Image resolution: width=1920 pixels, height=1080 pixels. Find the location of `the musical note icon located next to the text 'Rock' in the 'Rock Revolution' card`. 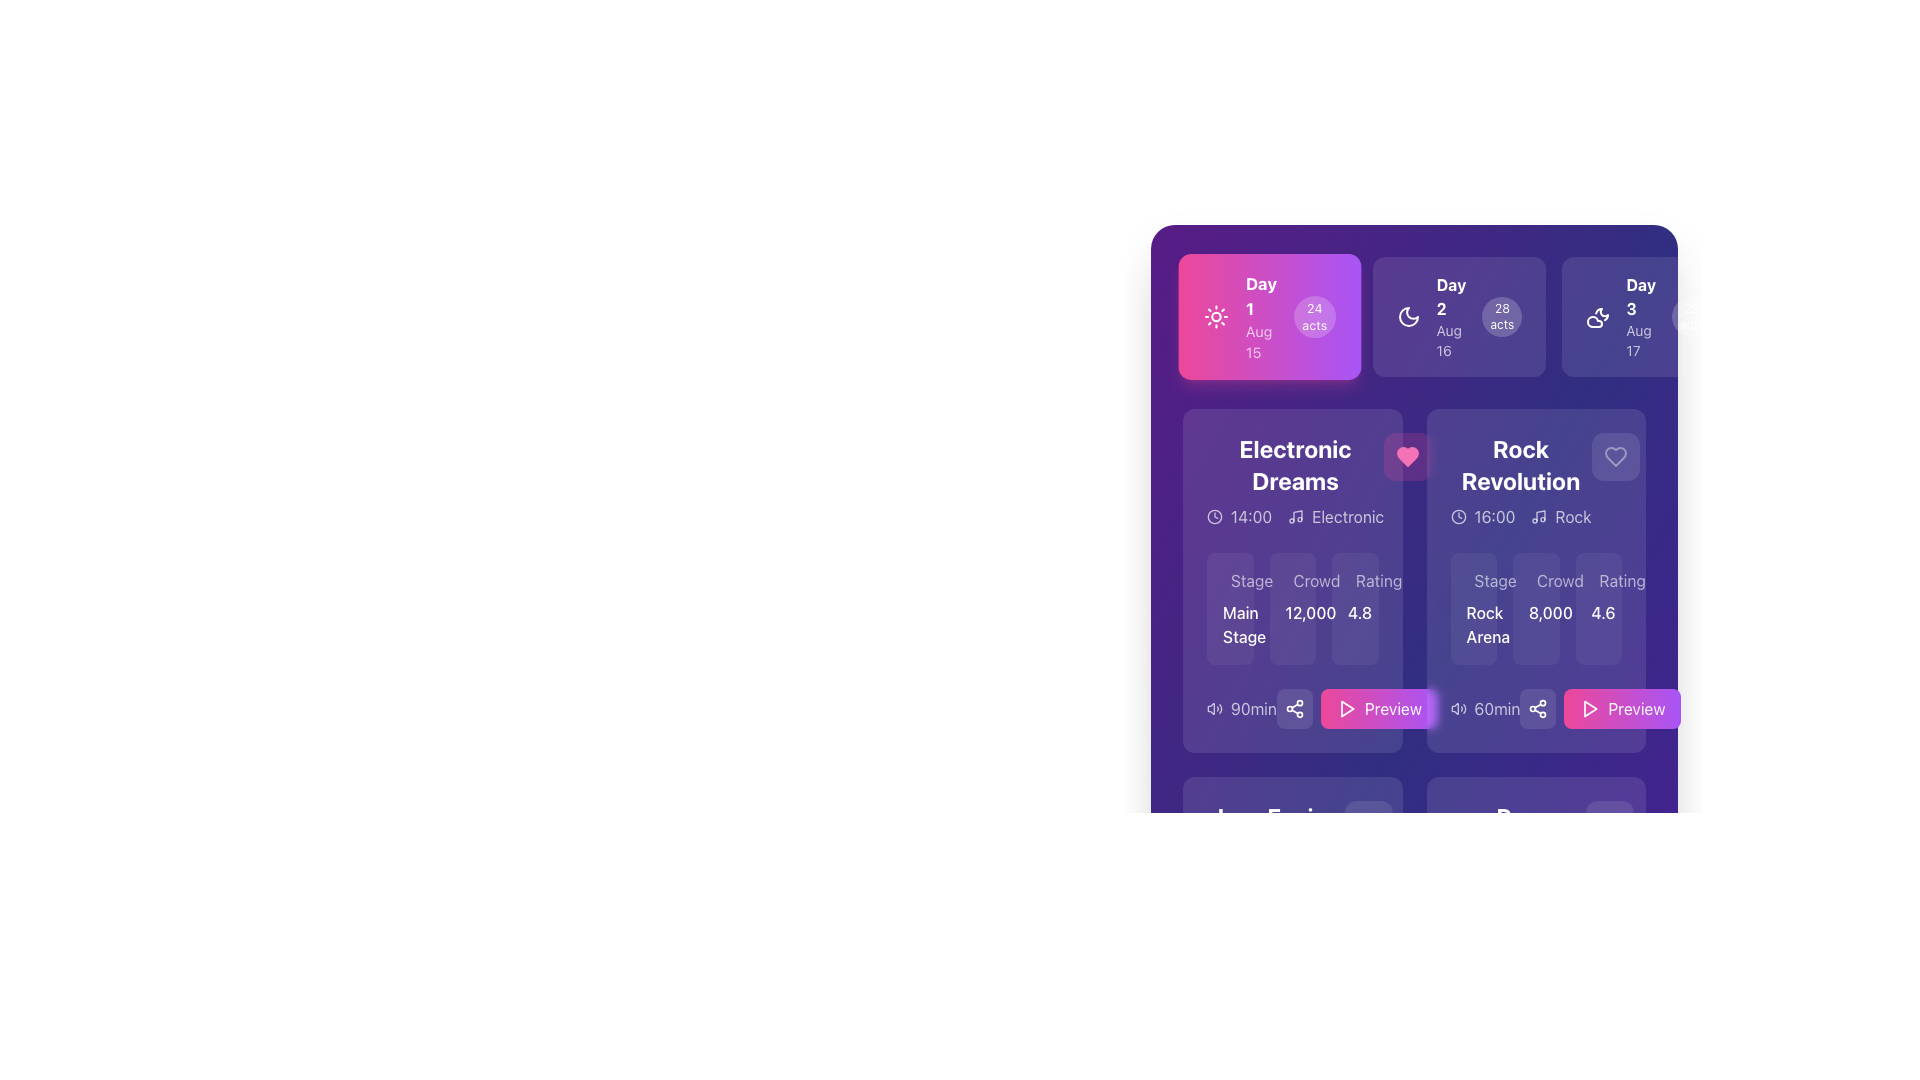

the musical note icon located next to the text 'Rock' in the 'Rock Revolution' card is located at coordinates (1538, 515).